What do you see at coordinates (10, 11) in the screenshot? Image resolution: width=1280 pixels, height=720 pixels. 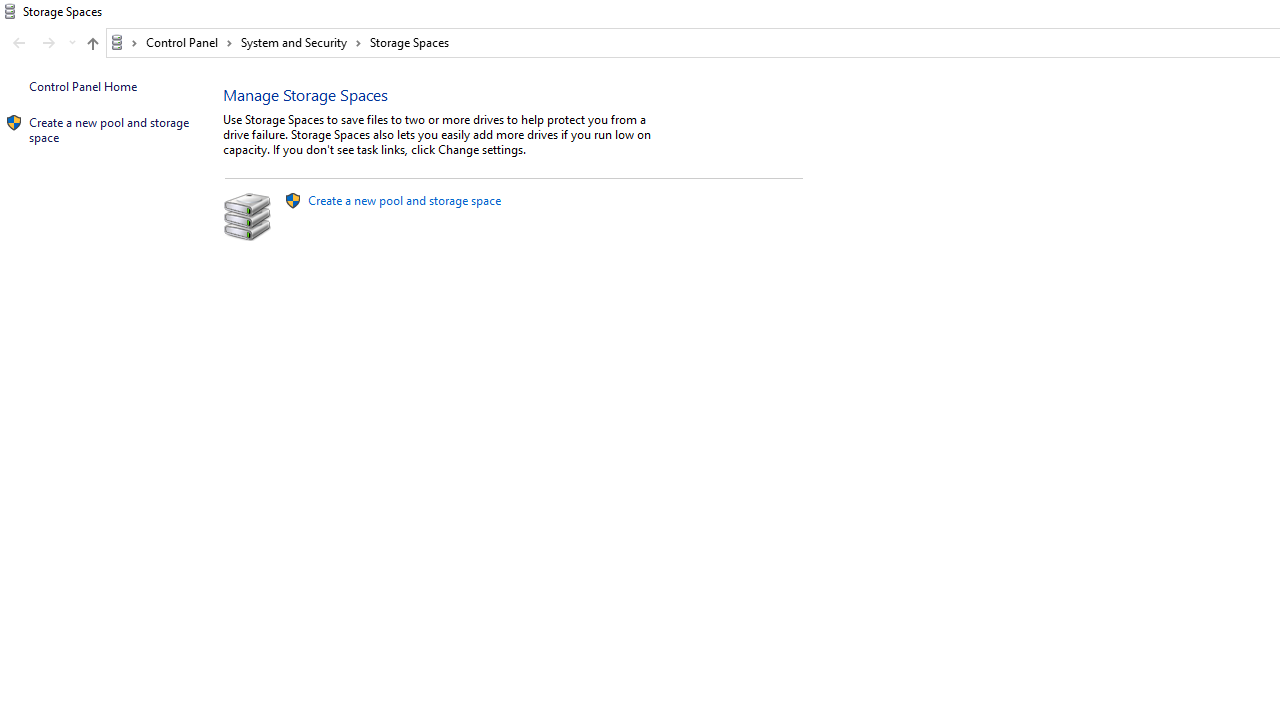 I see `'System'` at bounding box center [10, 11].